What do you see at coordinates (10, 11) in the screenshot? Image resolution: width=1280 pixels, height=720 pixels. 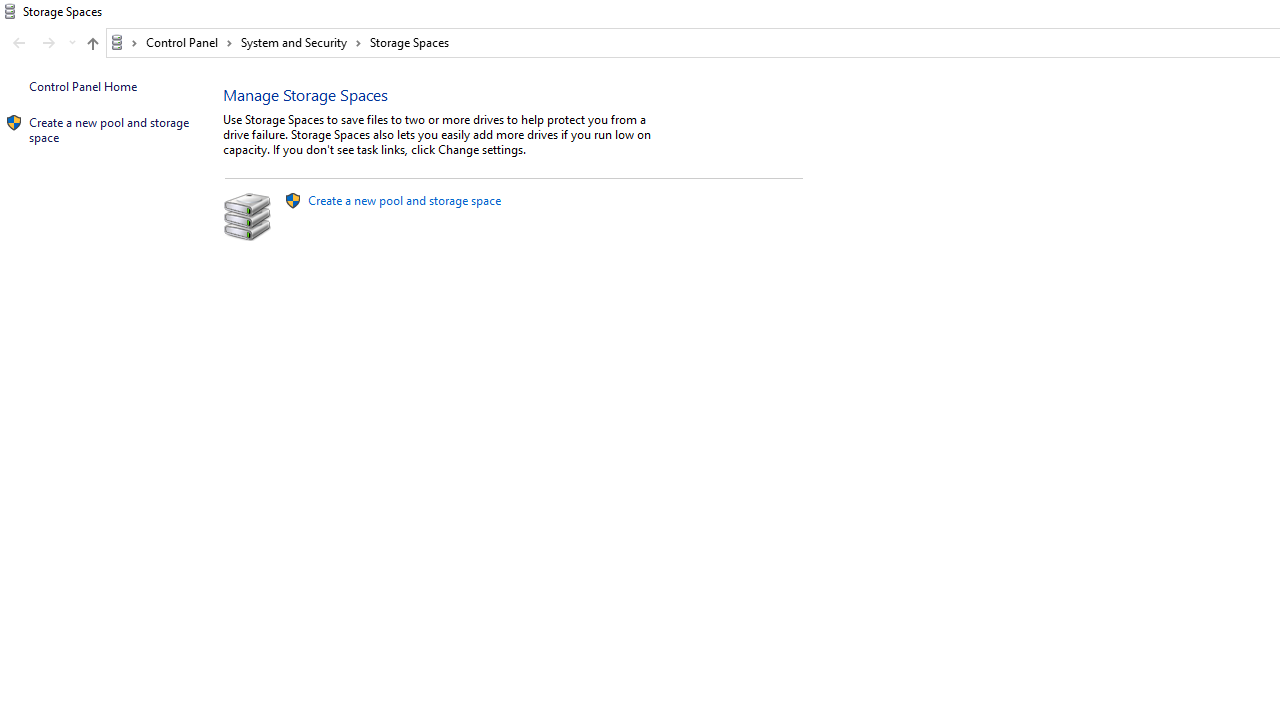 I see `'System'` at bounding box center [10, 11].